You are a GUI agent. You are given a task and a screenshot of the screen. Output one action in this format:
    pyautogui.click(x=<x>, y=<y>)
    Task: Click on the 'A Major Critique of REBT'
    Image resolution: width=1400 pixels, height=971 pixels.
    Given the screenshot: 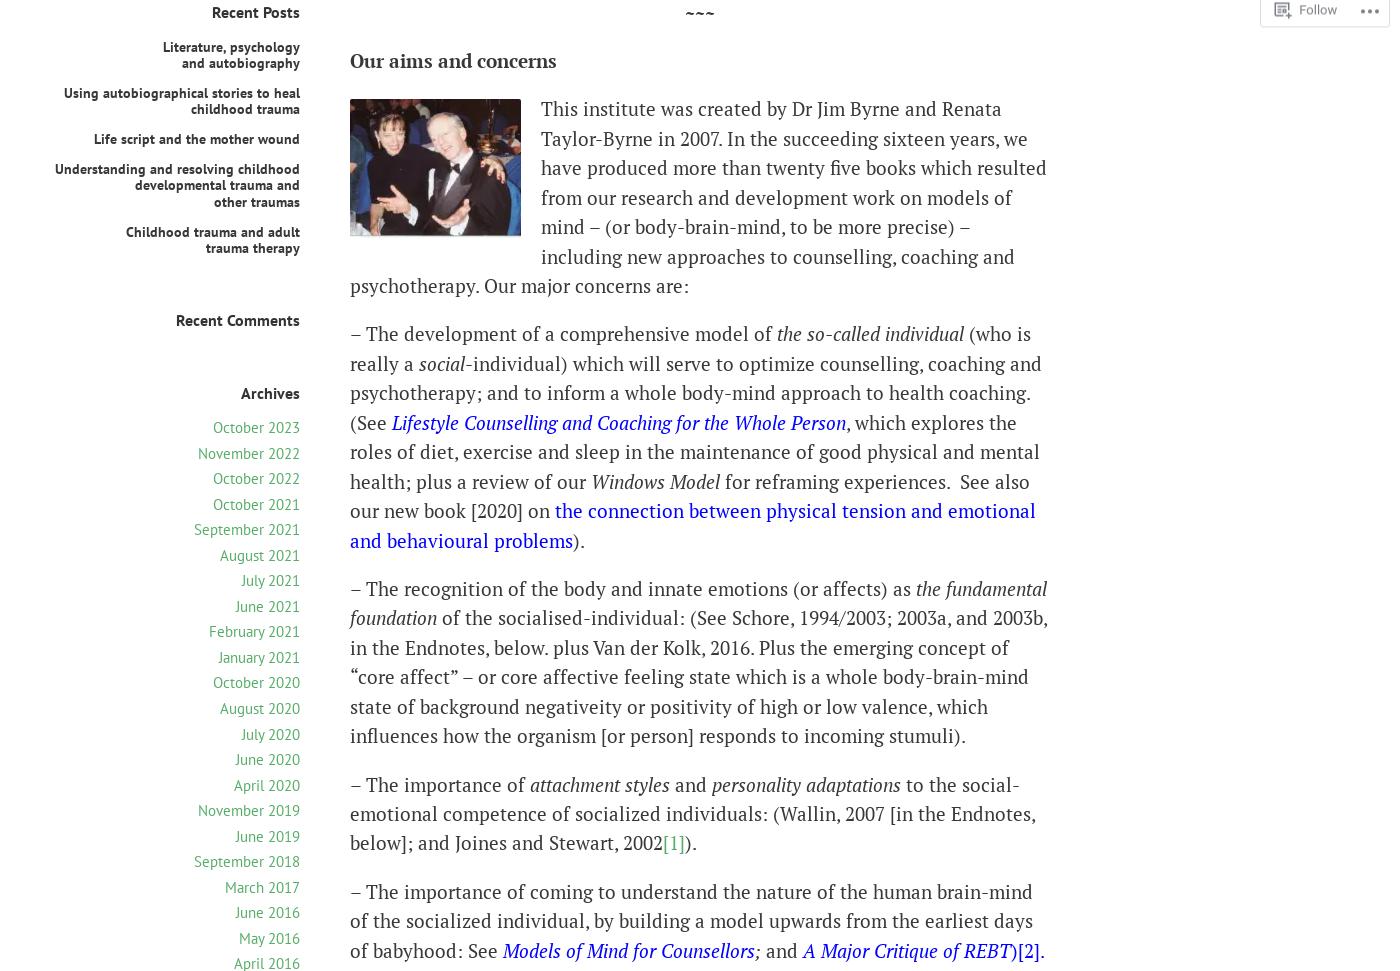 What is the action you would take?
    pyautogui.click(x=803, y=948)
    